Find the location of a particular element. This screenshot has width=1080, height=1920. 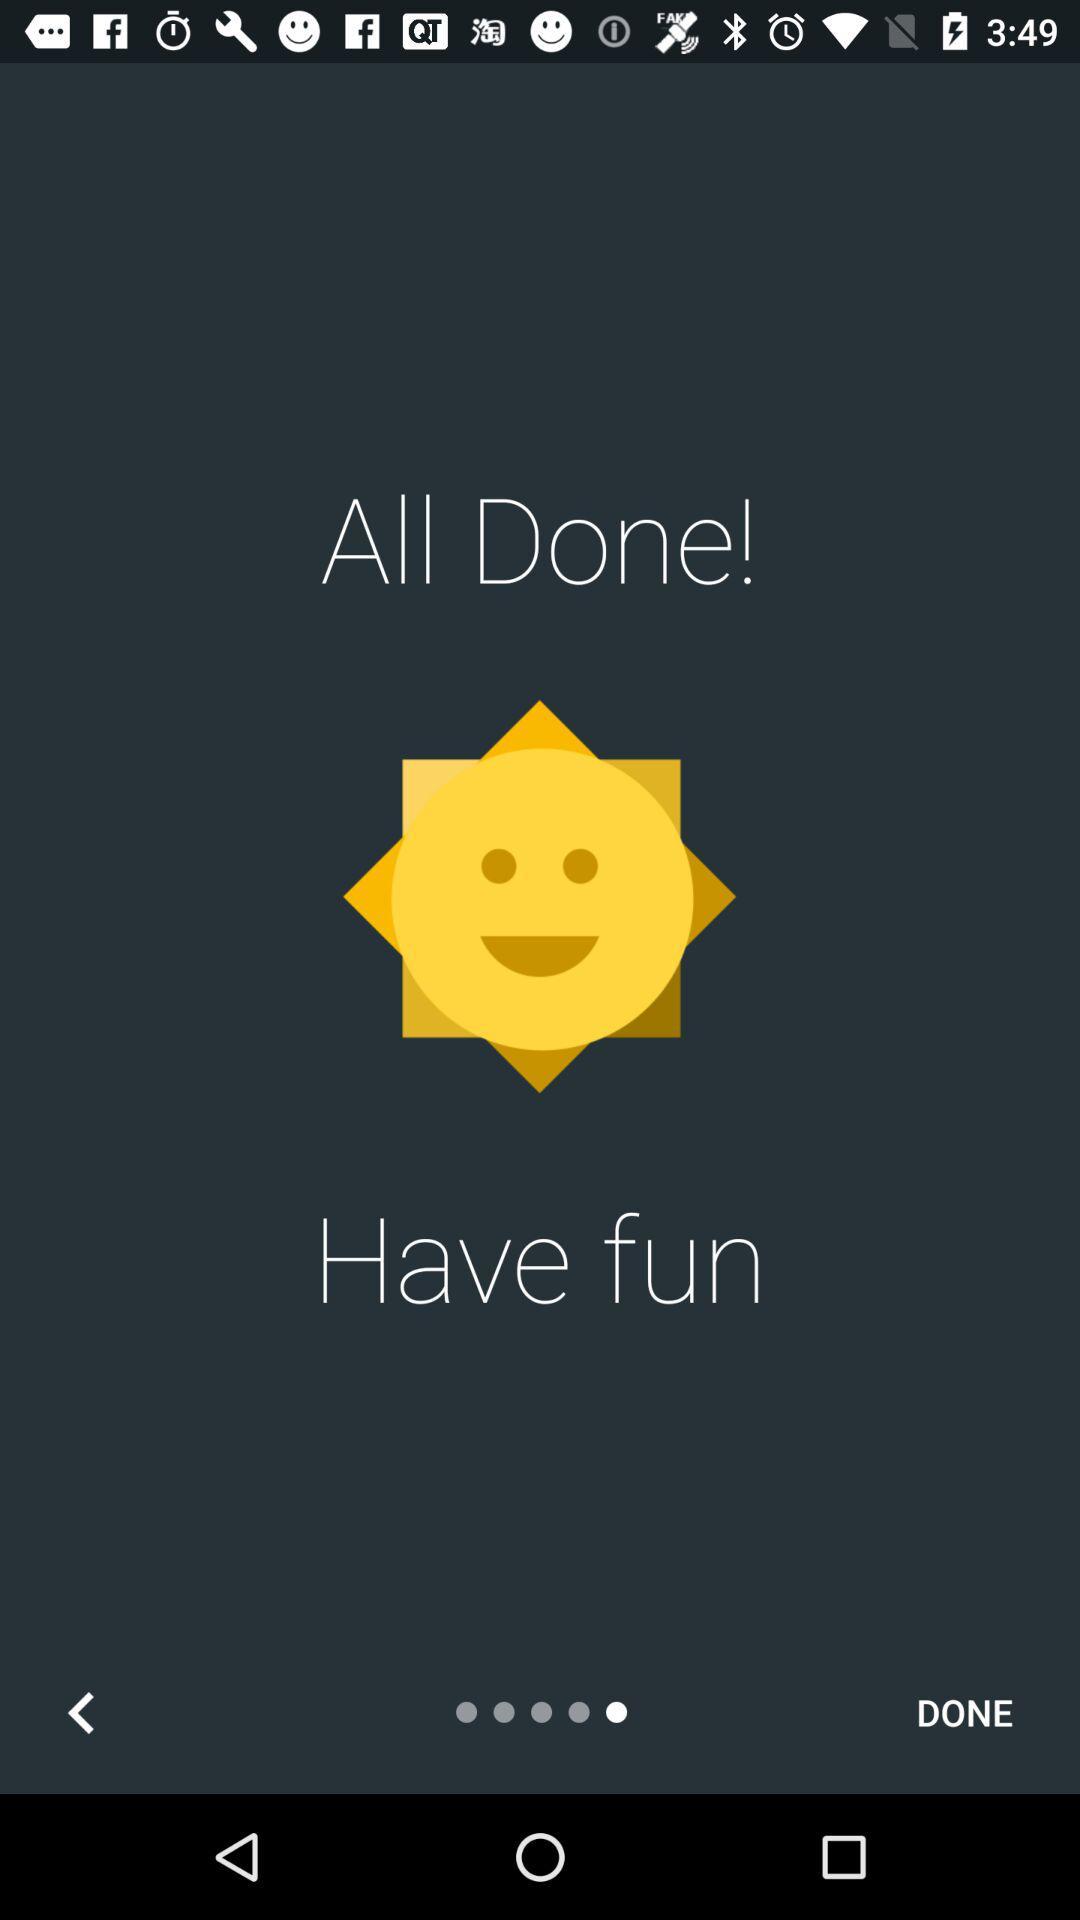

the arrow_backward icon is located at coordinates (80, 1711).